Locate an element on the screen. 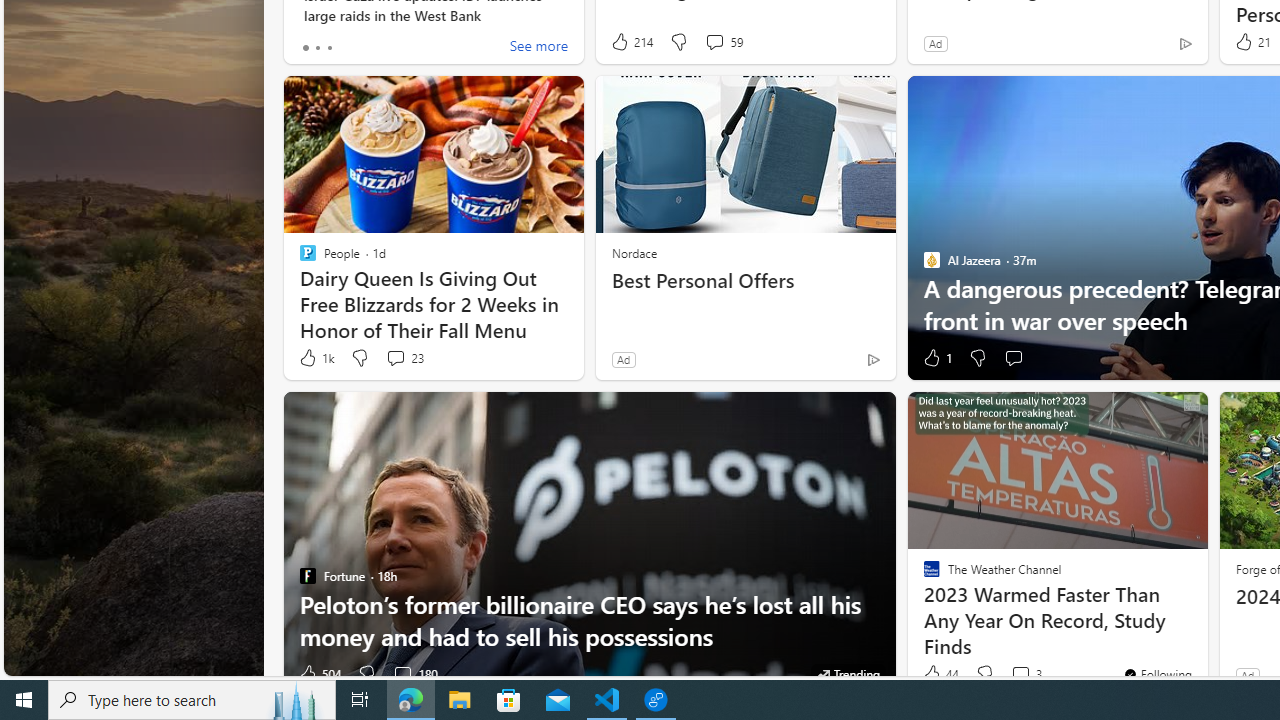 This screenshot has width=1280, height=720. 'View comments 180 Comment' is located at coordinates (401, 673).